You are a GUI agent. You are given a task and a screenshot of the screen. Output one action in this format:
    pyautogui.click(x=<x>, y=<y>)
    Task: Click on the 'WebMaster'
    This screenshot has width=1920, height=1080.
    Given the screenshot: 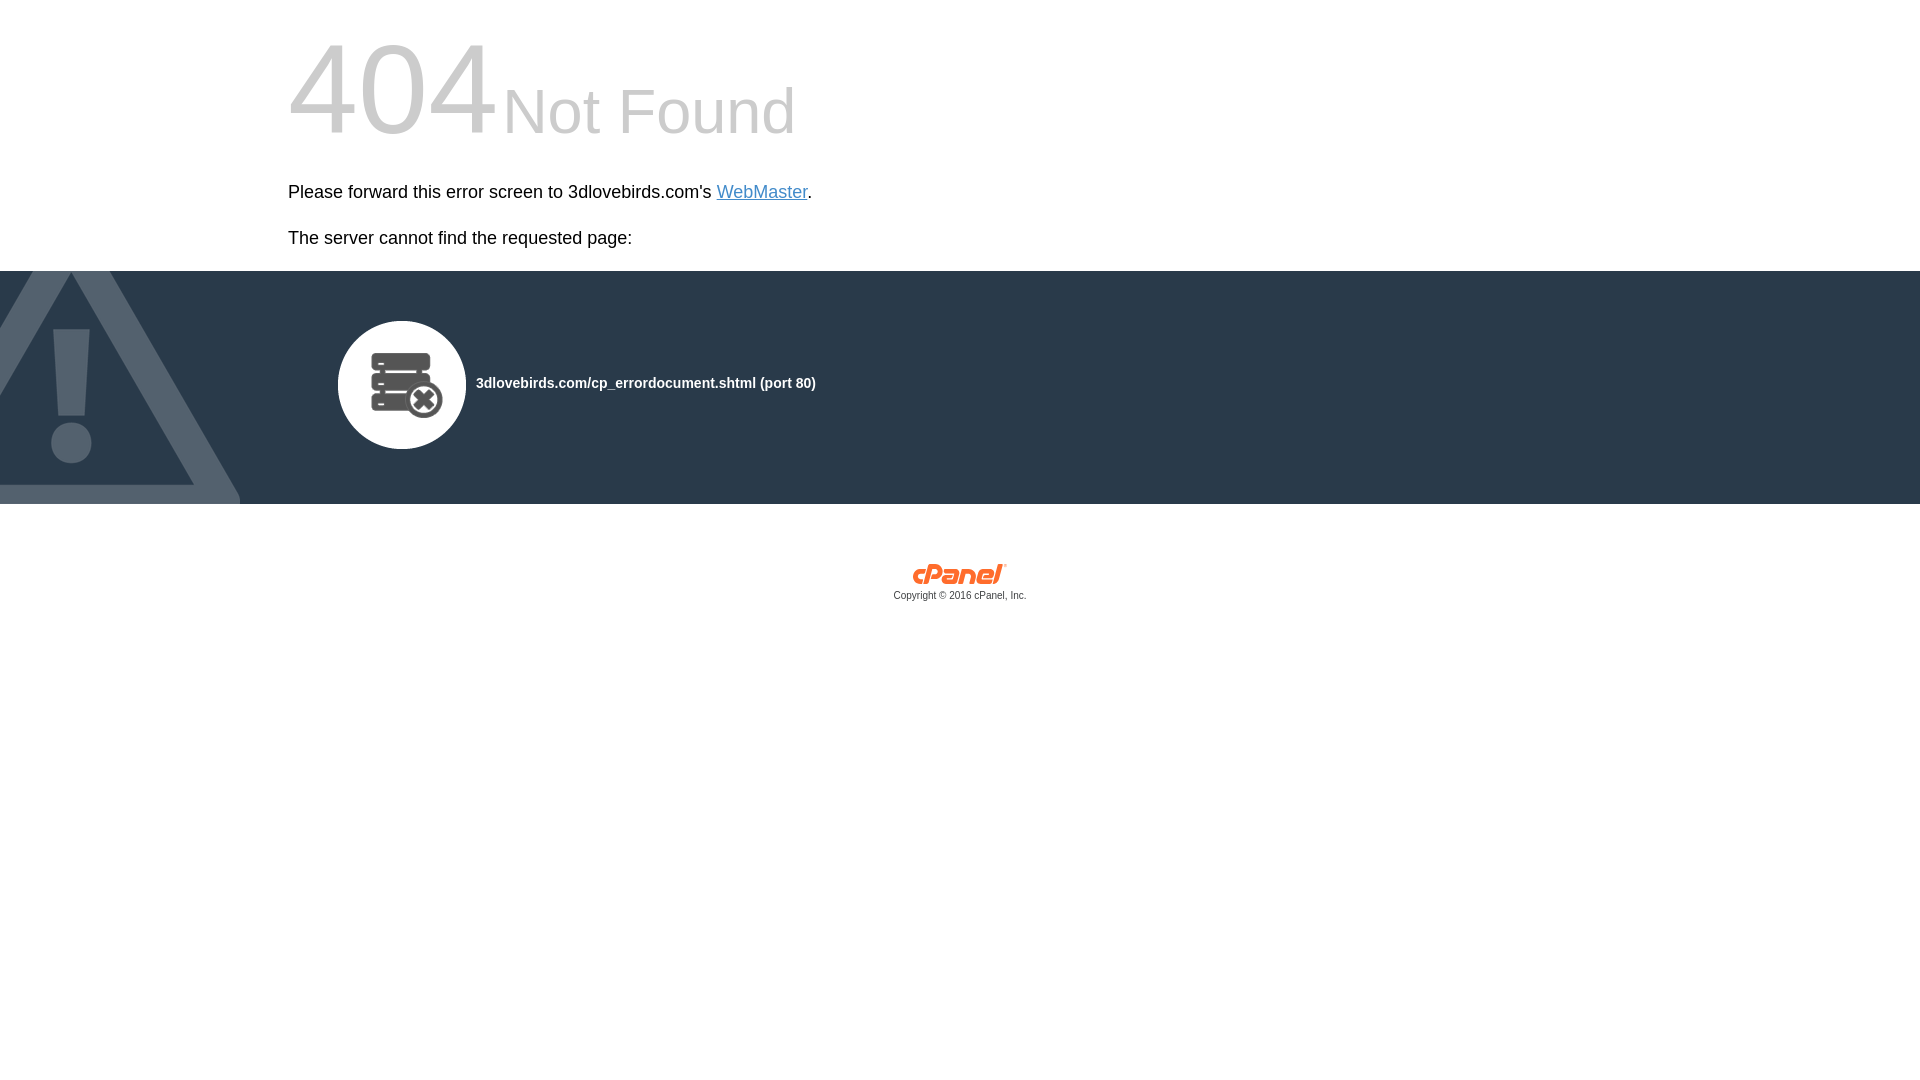 What is the action you would take?
    pyautogui.click(x=761, y=192)
    